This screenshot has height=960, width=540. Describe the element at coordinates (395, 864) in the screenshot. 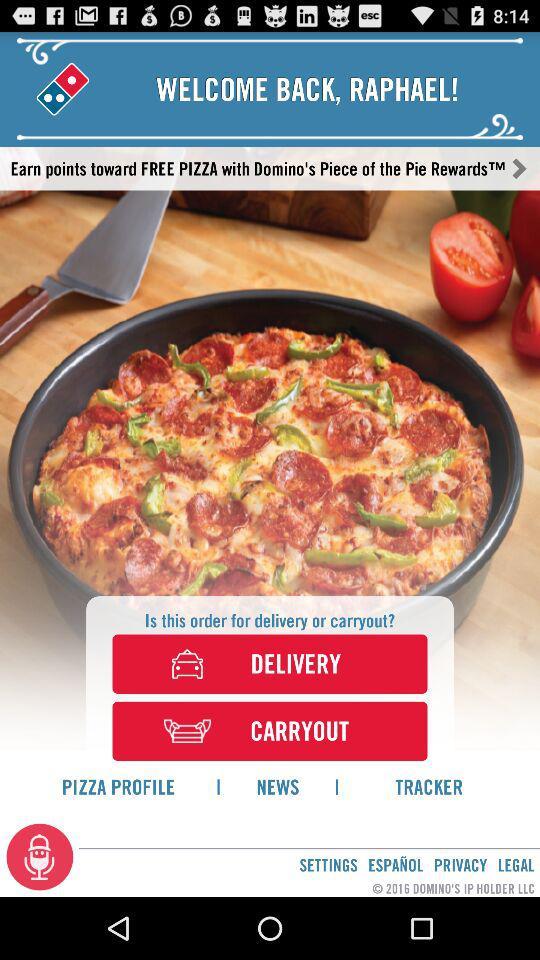

I see `icon next to settings app` at that location.